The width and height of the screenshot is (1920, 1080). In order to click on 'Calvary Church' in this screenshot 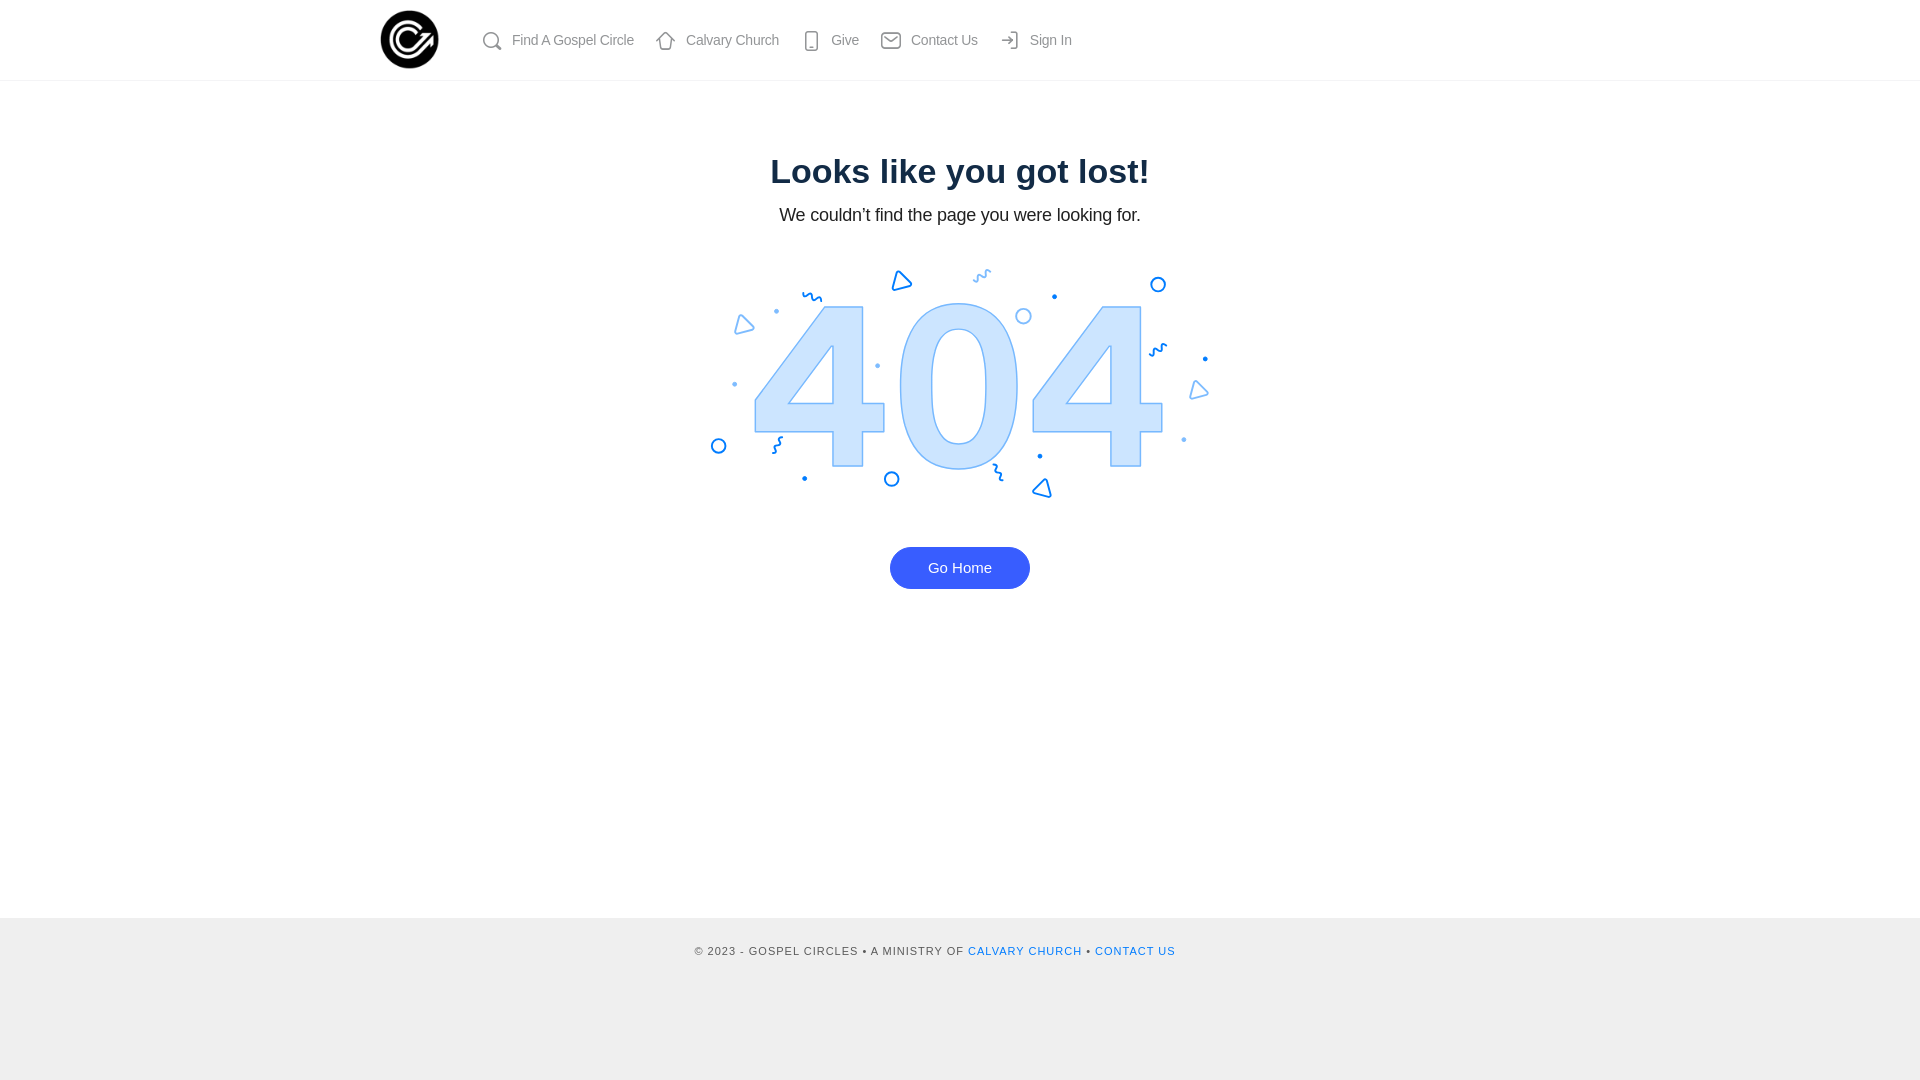, I will do `click(653, 39)`.